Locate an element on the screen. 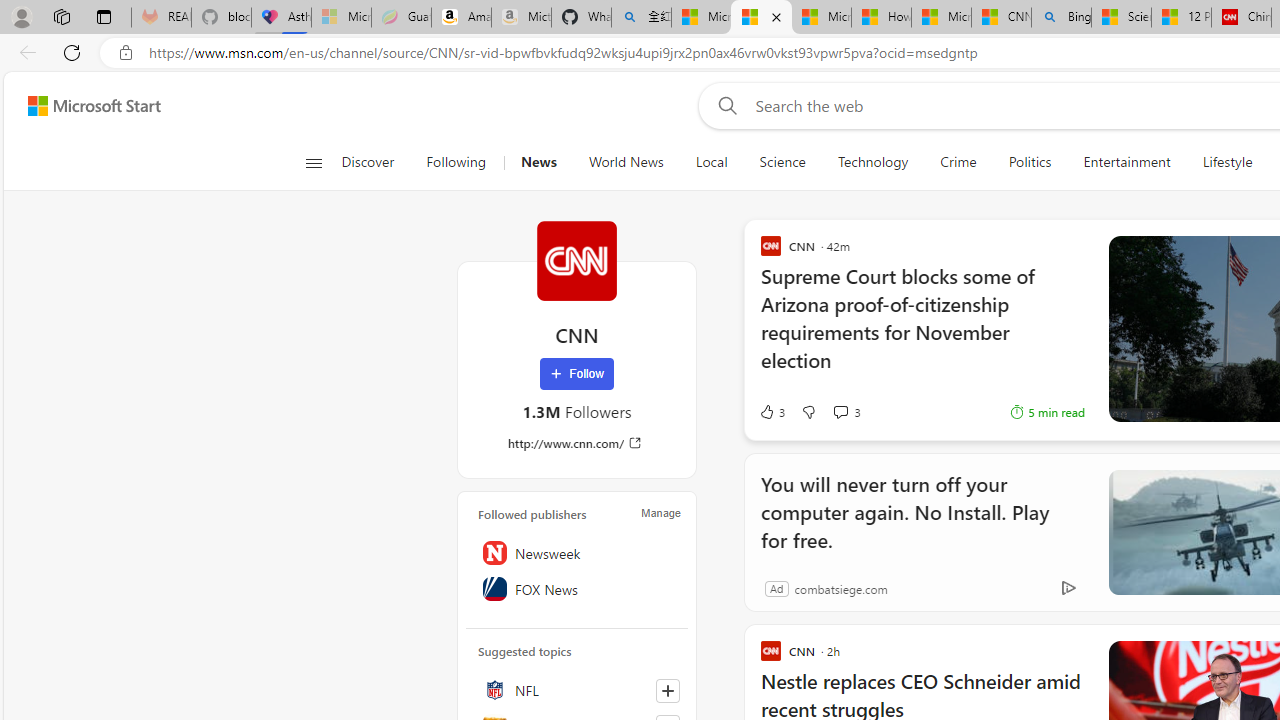 The image size is (1280, 720). 'Lifestyle' is located at coordinates (1226, 162).